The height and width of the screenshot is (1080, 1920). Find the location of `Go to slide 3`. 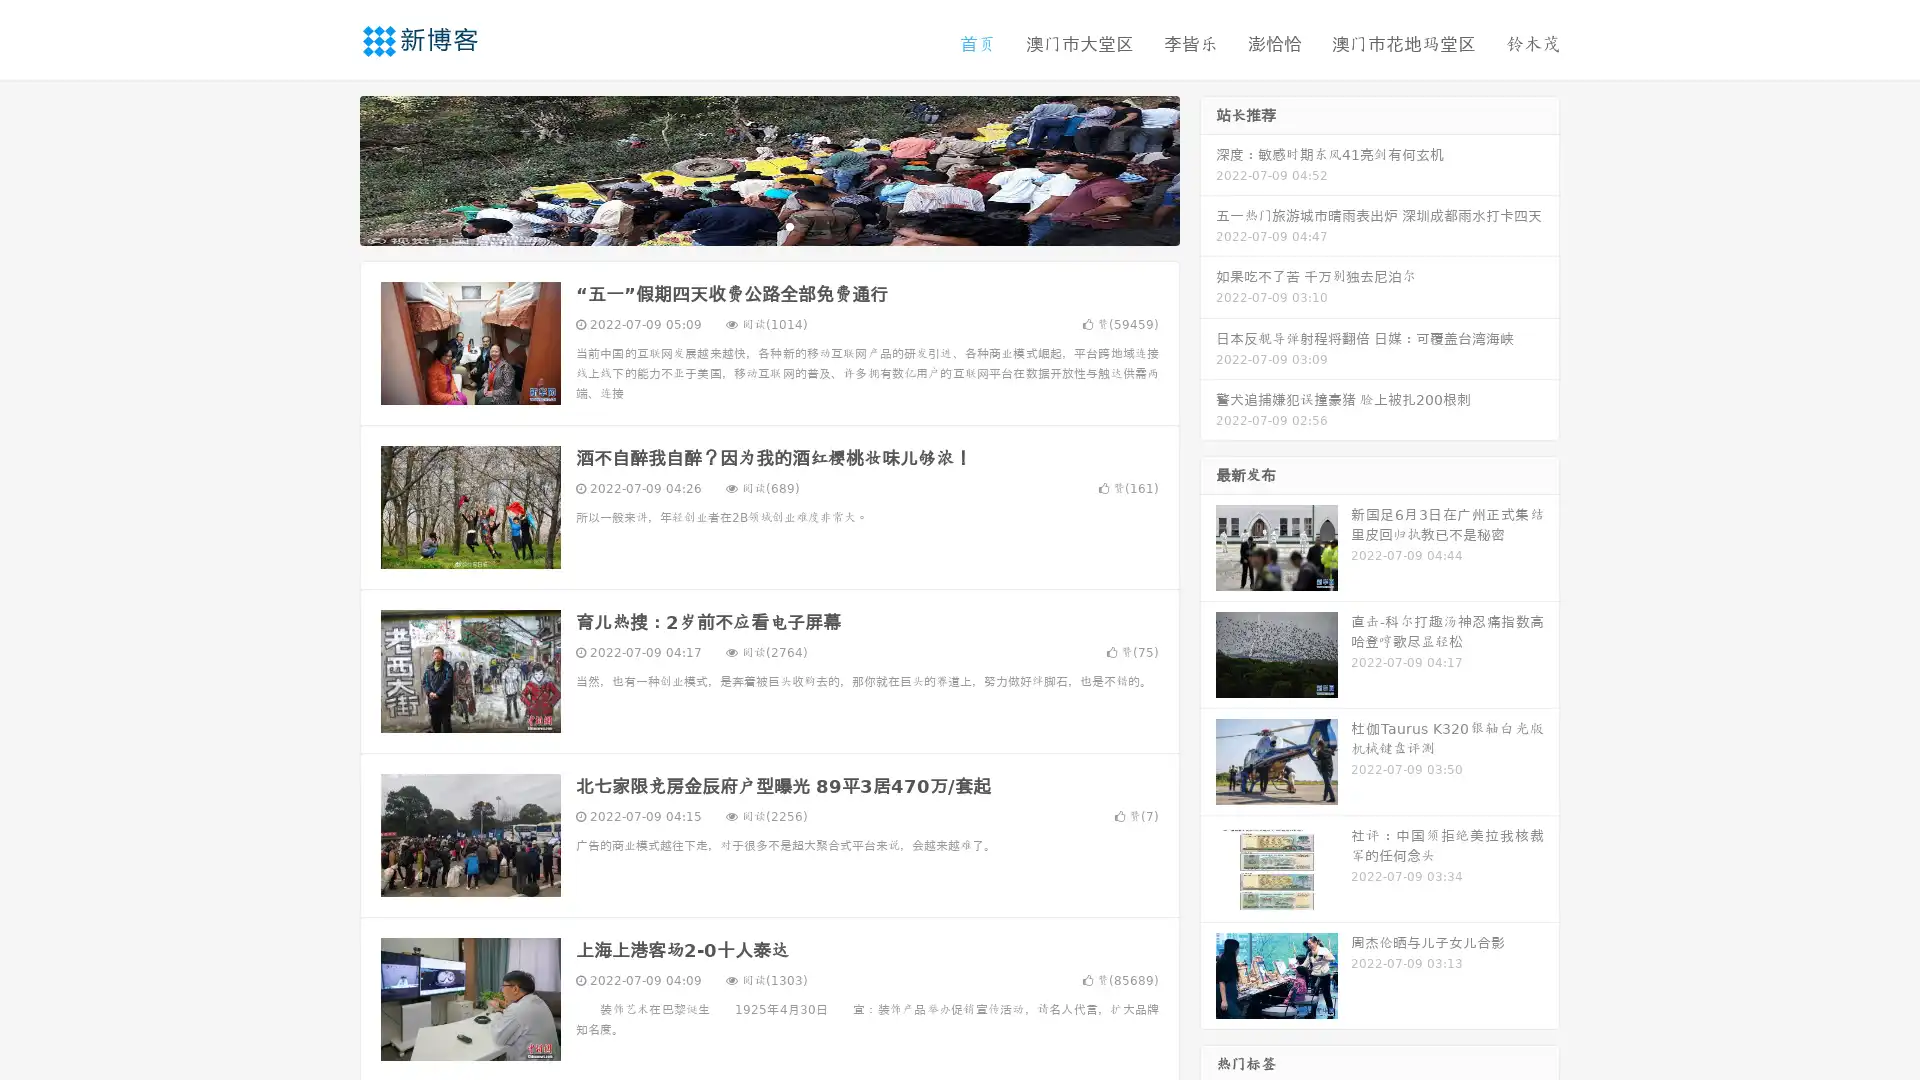

Go to slide 3 is located at coordinates (789, 225).